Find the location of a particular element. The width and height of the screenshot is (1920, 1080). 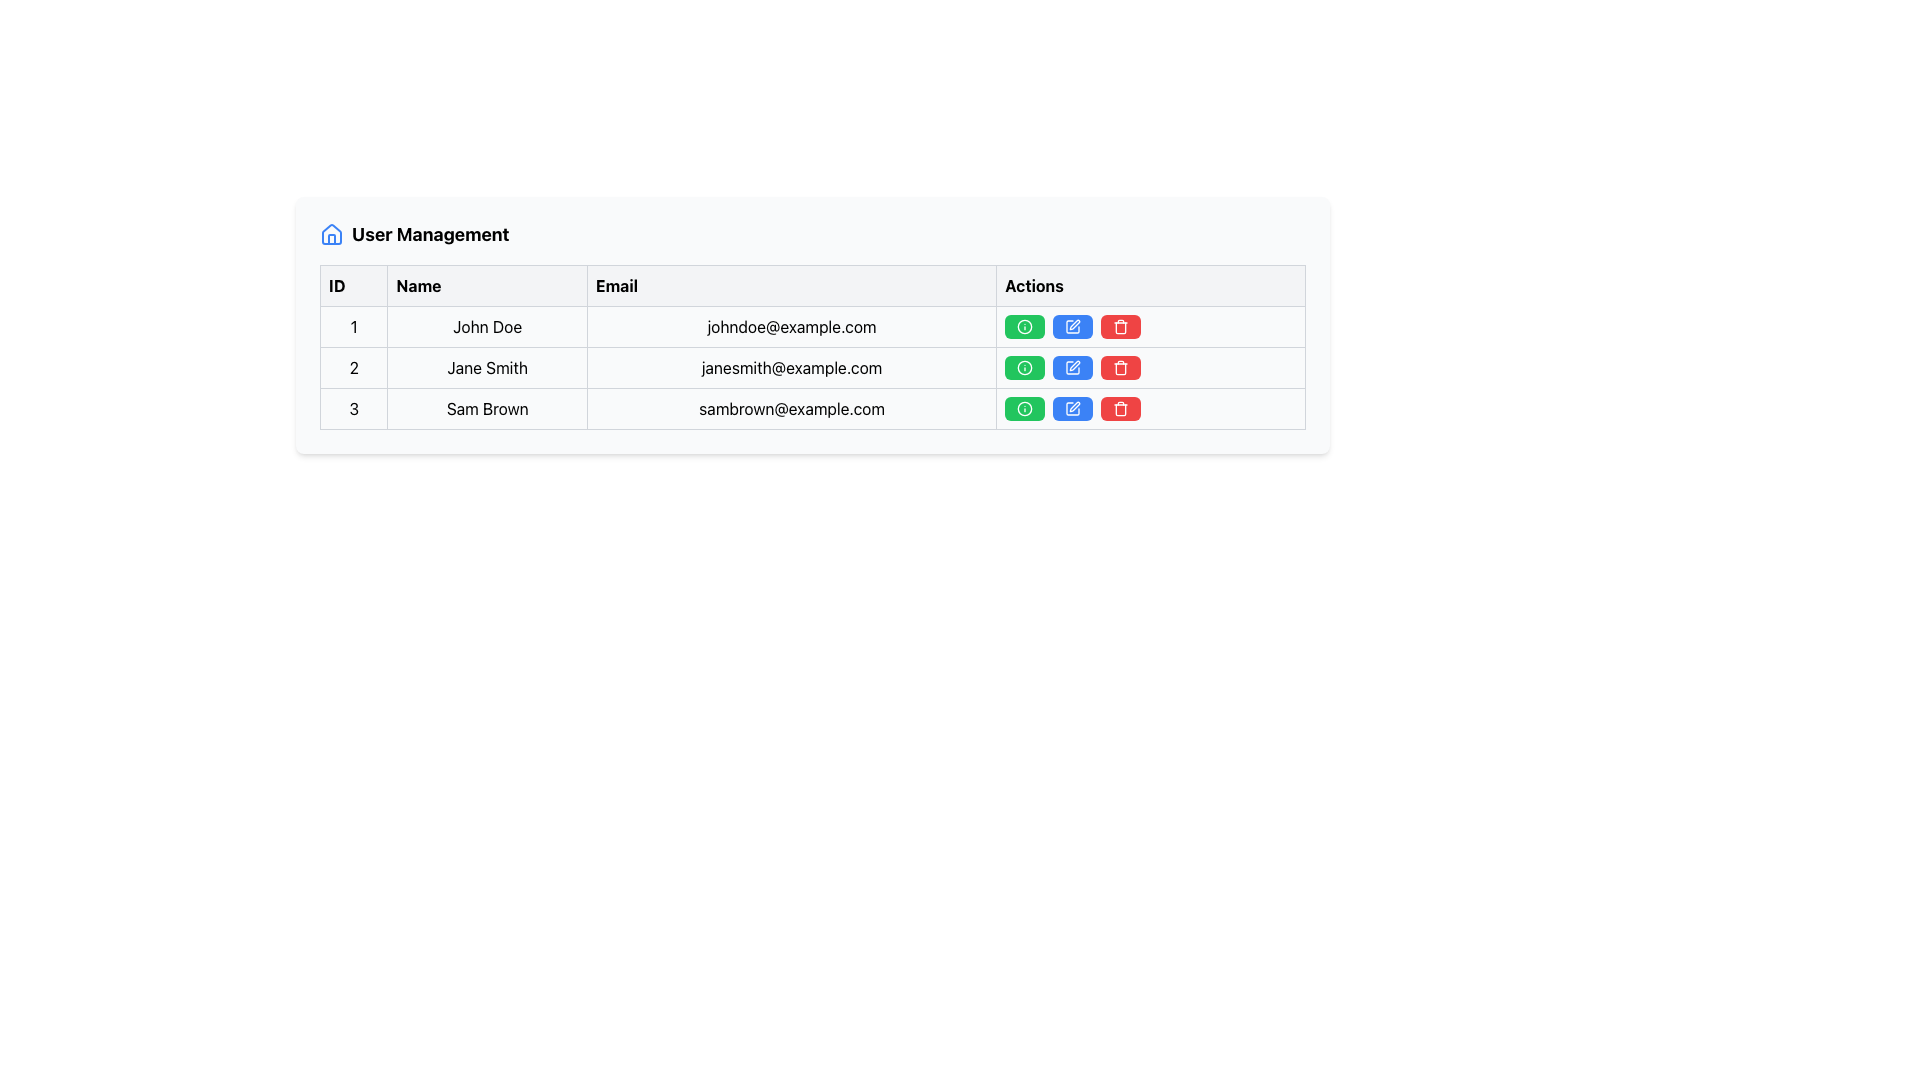

the leftmost icon in the 'Actions' column of the table, which is enclosed within a green rounded rectangle button to provide information or details related to the corresponding entry is located at coordinates (1025, 326).